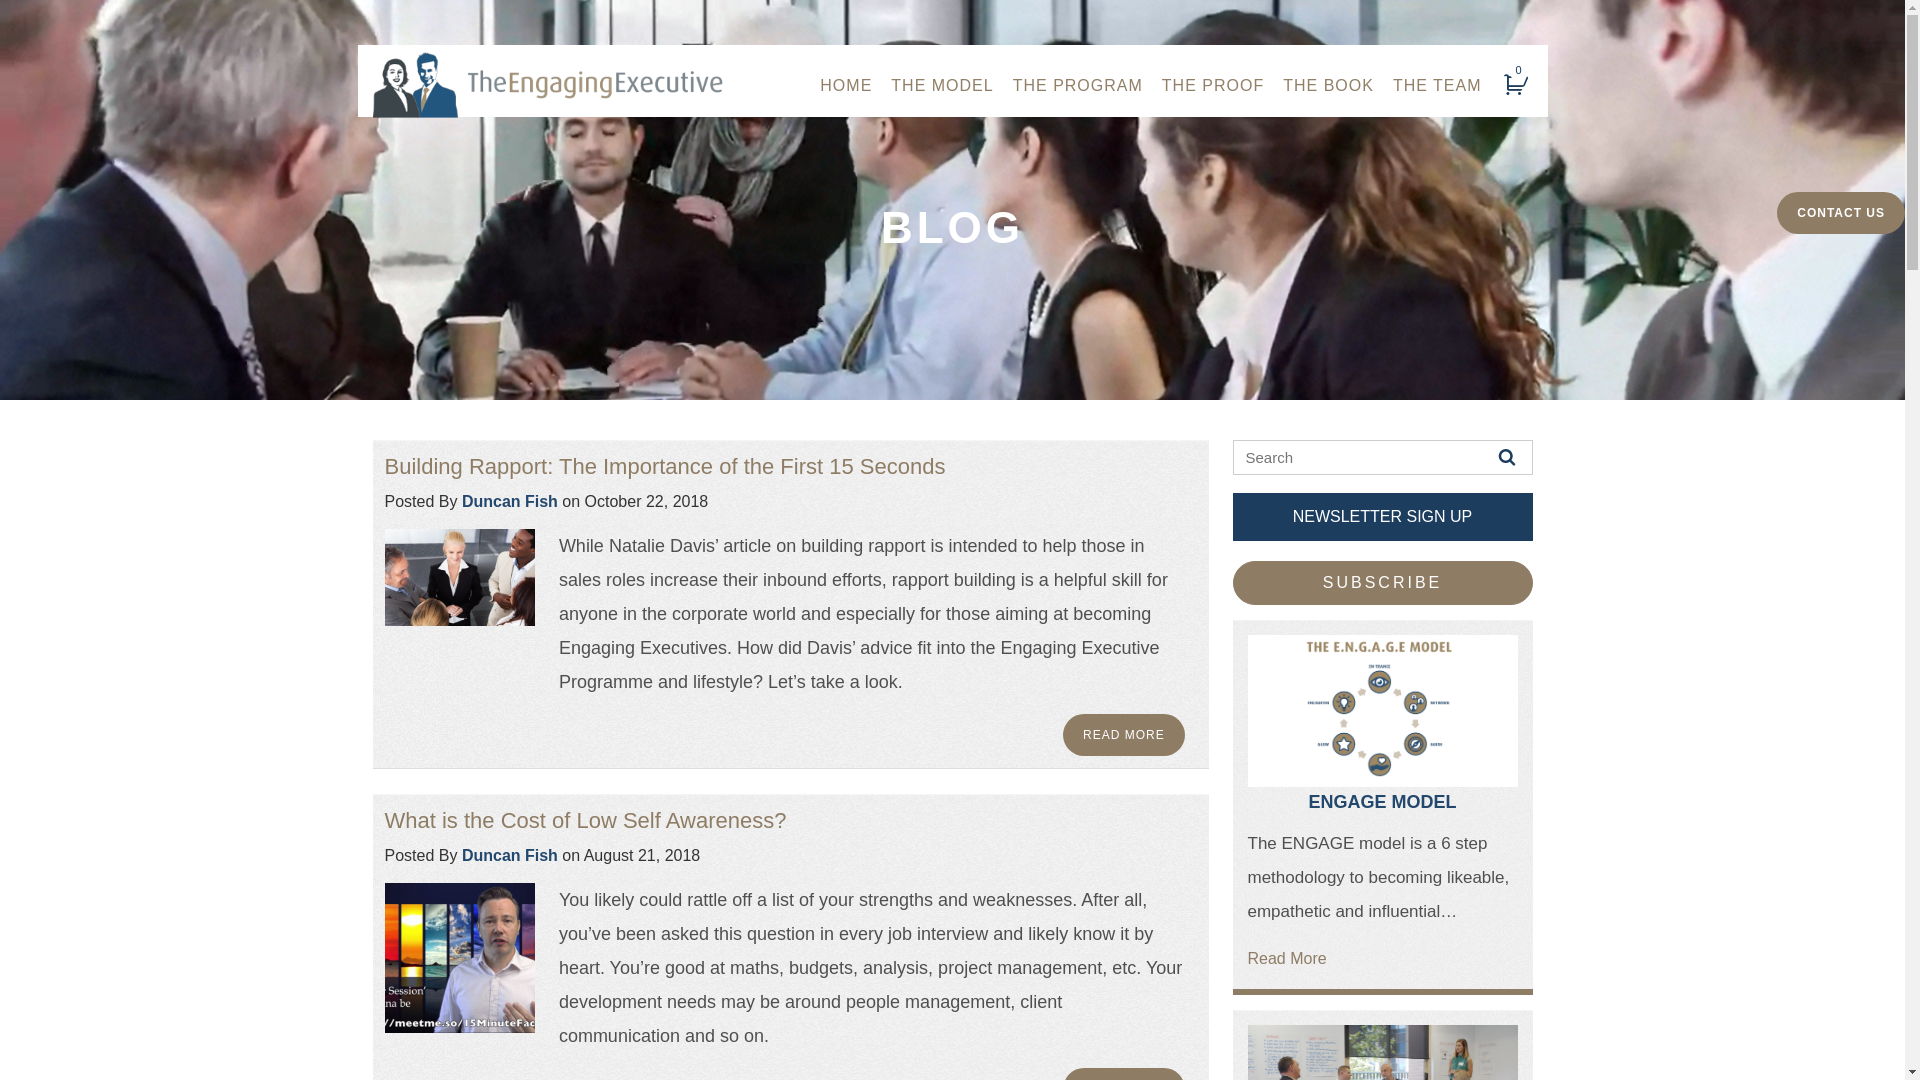  Describe the element at coordinates (1077, 84) in the screenshot. I see `'THE PROGRAM'` at that location.